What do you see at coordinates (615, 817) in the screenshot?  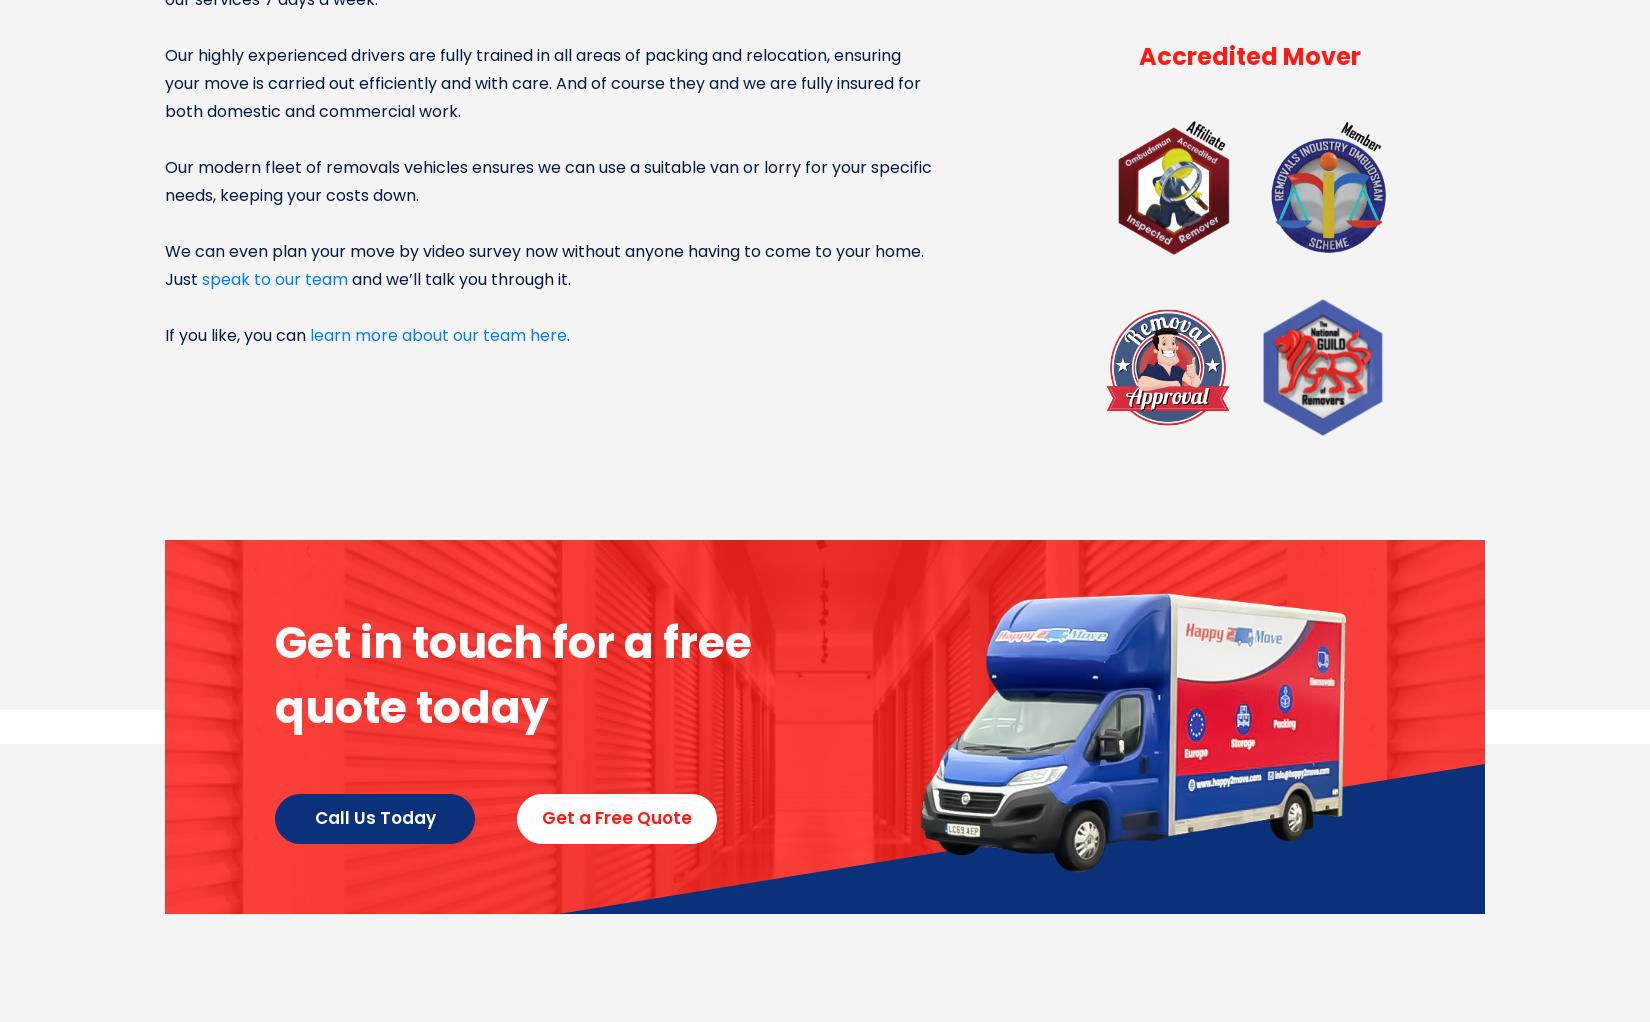 I see `'Get a Free Quote'` at bounding box center [615, 817].